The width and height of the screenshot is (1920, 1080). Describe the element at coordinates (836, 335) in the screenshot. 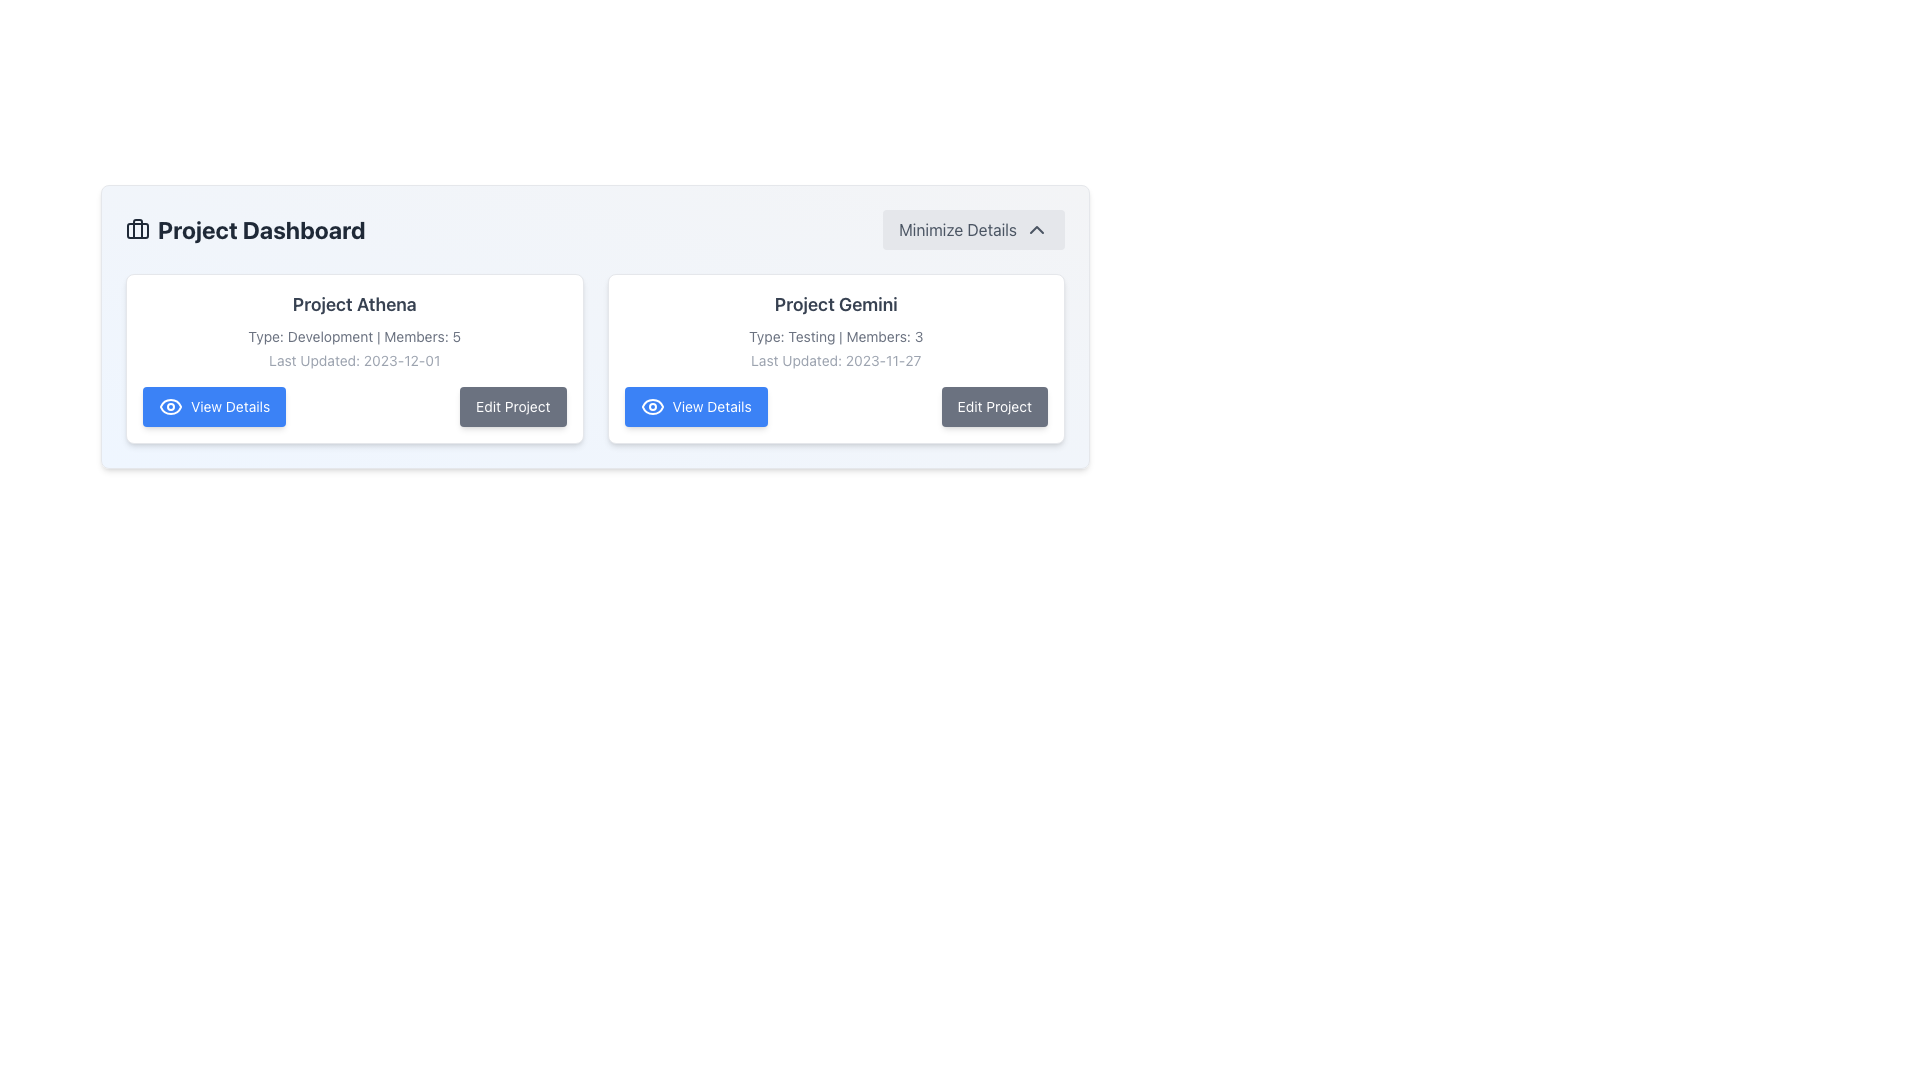

I see `information displayed in the text label showing 'Type: Testing | Members: 3' within the 'Project Gemini' card on the dashboard interface` at that location.